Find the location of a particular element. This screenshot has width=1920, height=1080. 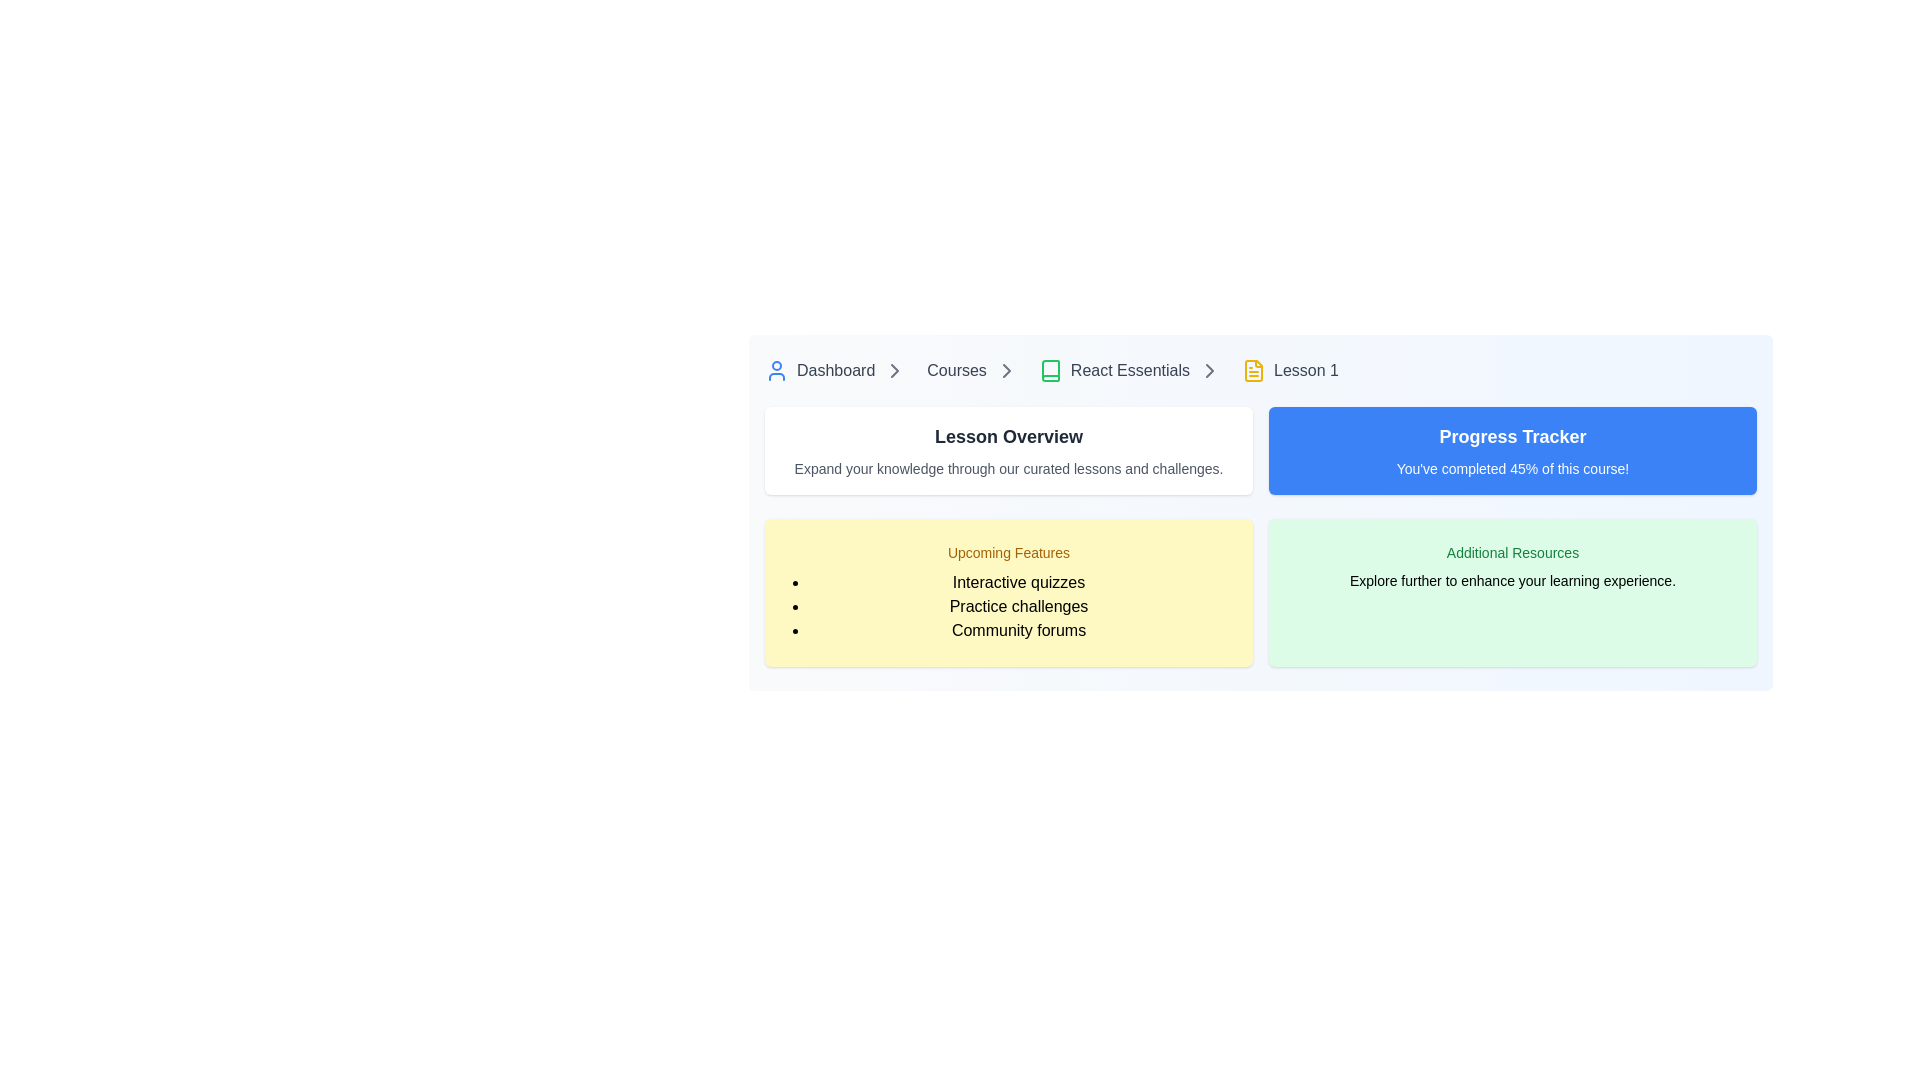

the right-pointing chevron icon in the breadcrumb navigation bar that is styled with a thin, rounded stroke and is gray in color, positioned between the 'Courses' and 'React Essentials' links is located at coordinates (1006, 370).